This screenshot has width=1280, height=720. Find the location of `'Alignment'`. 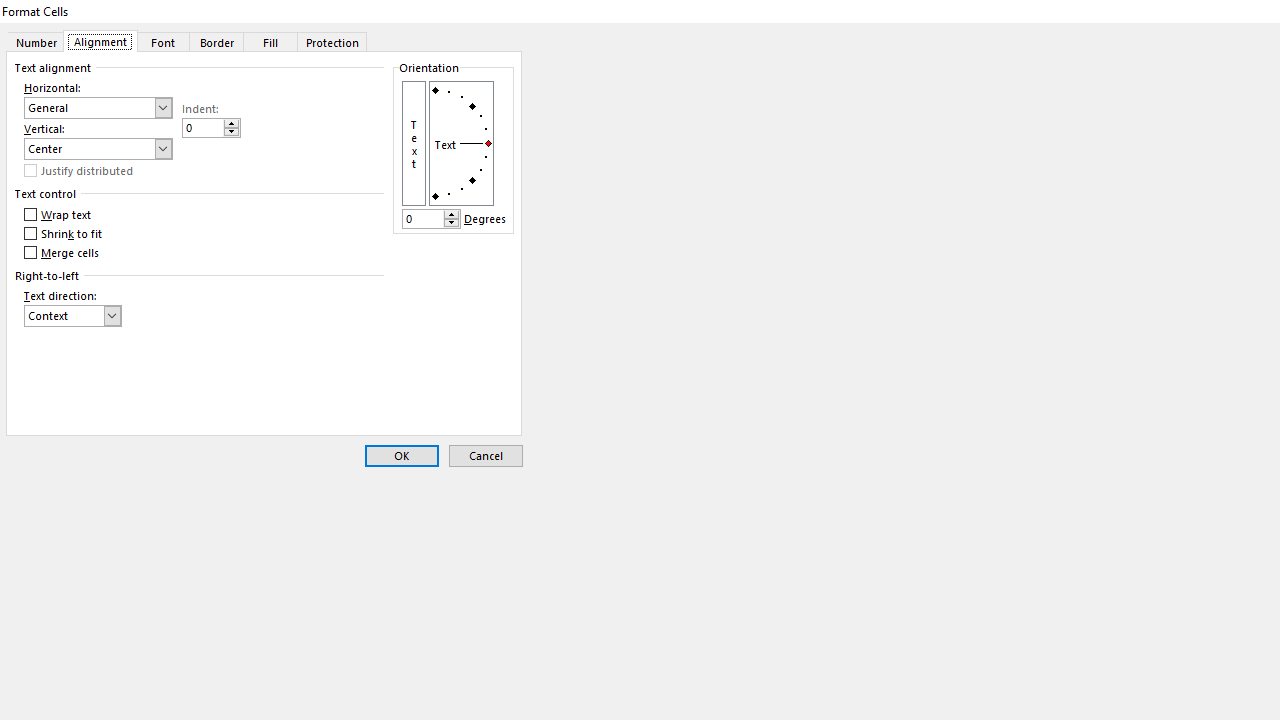

'Alignment' is located at coordinates (99, 41).